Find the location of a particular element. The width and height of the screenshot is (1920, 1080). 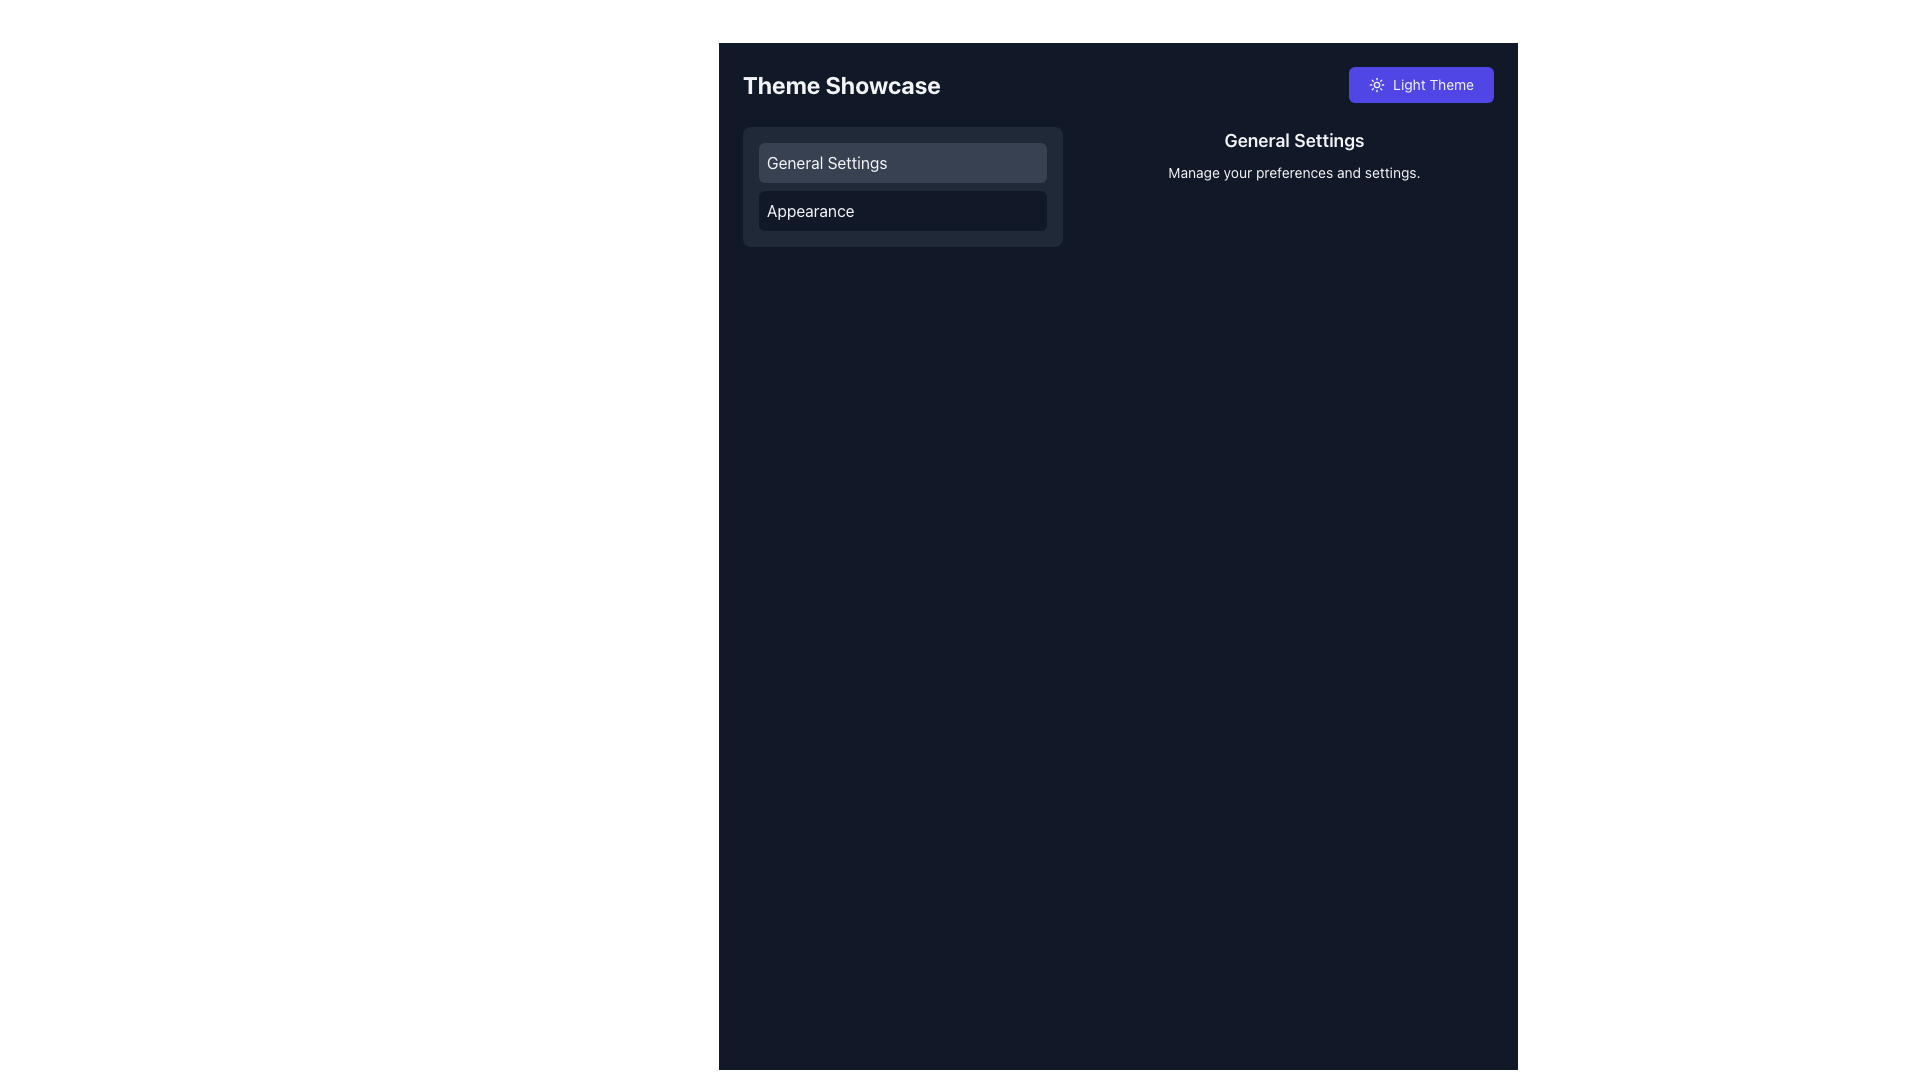

the heading text that serves as a title for the section, positioned centrally above the sibling text 'Manage your preferences and settings.' is located at coordinates (1294, 140).